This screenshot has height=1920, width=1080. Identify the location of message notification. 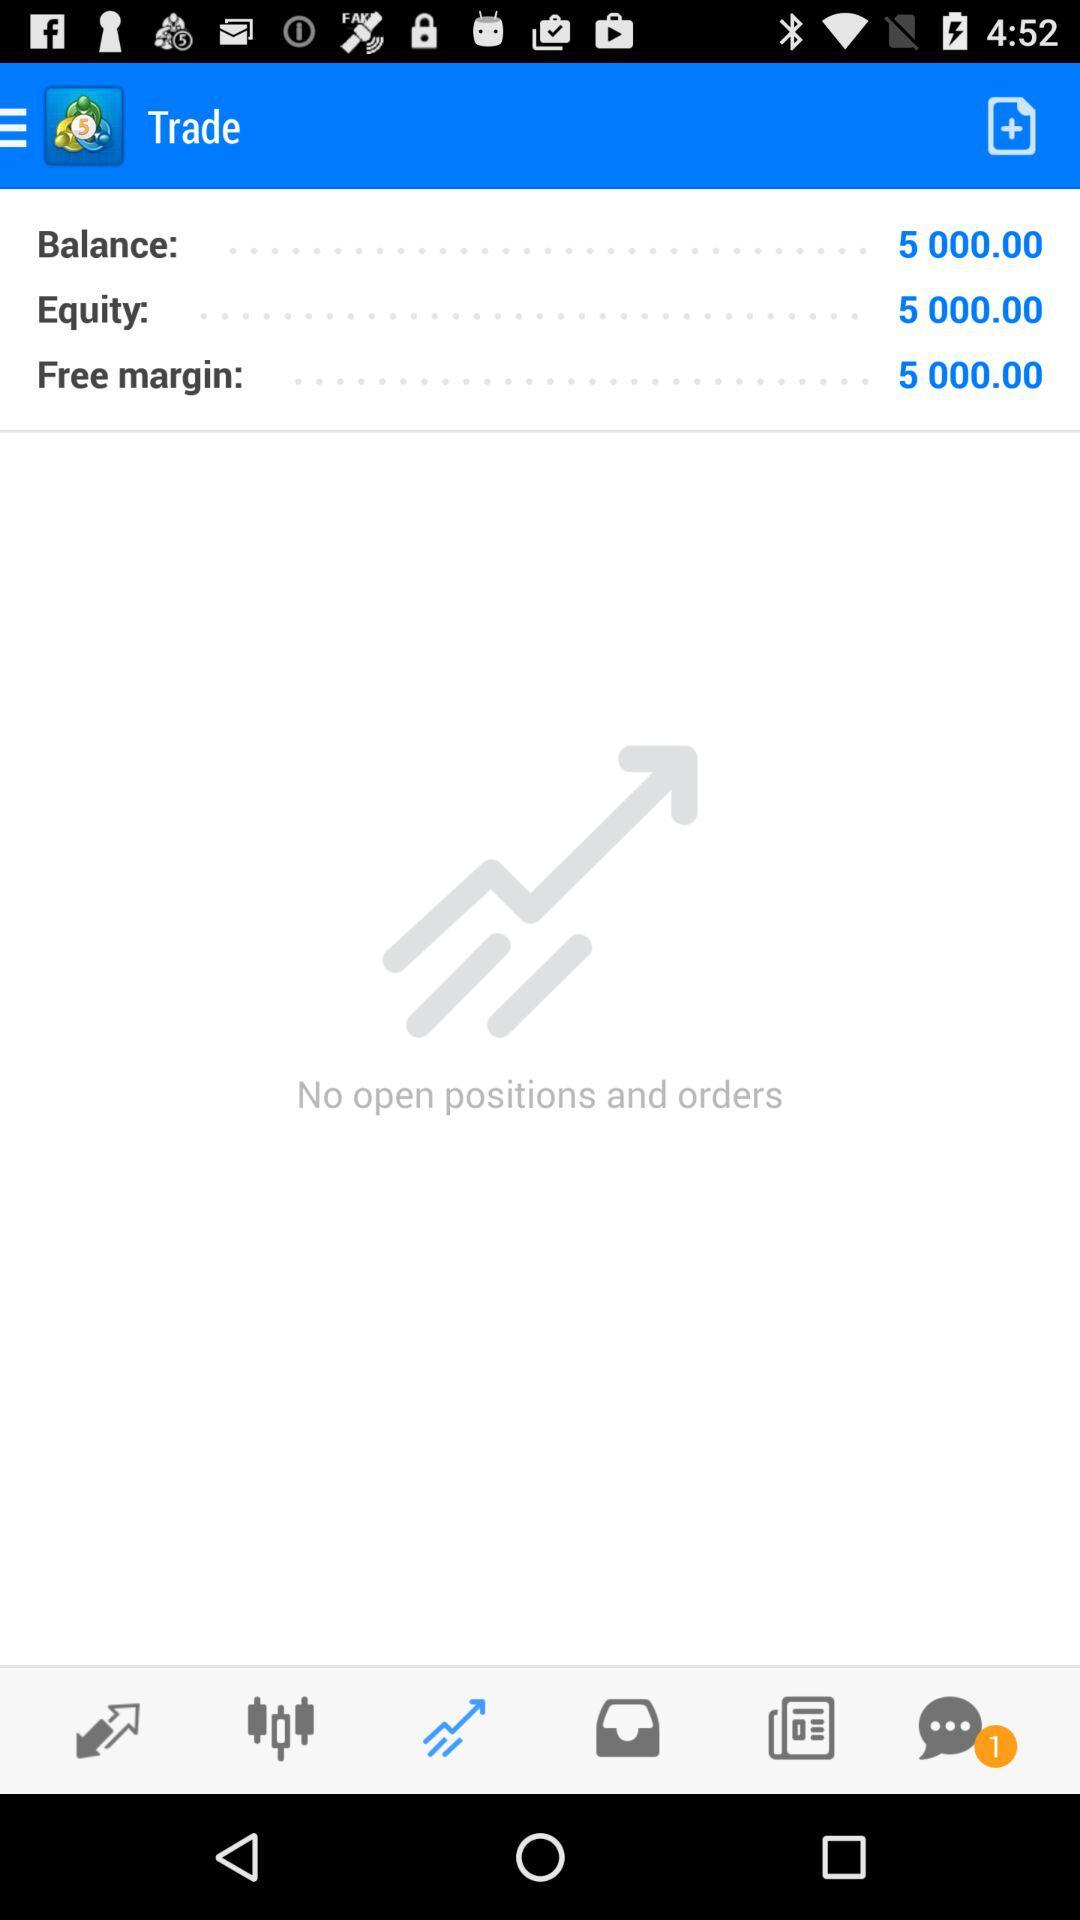
(949, 1727).